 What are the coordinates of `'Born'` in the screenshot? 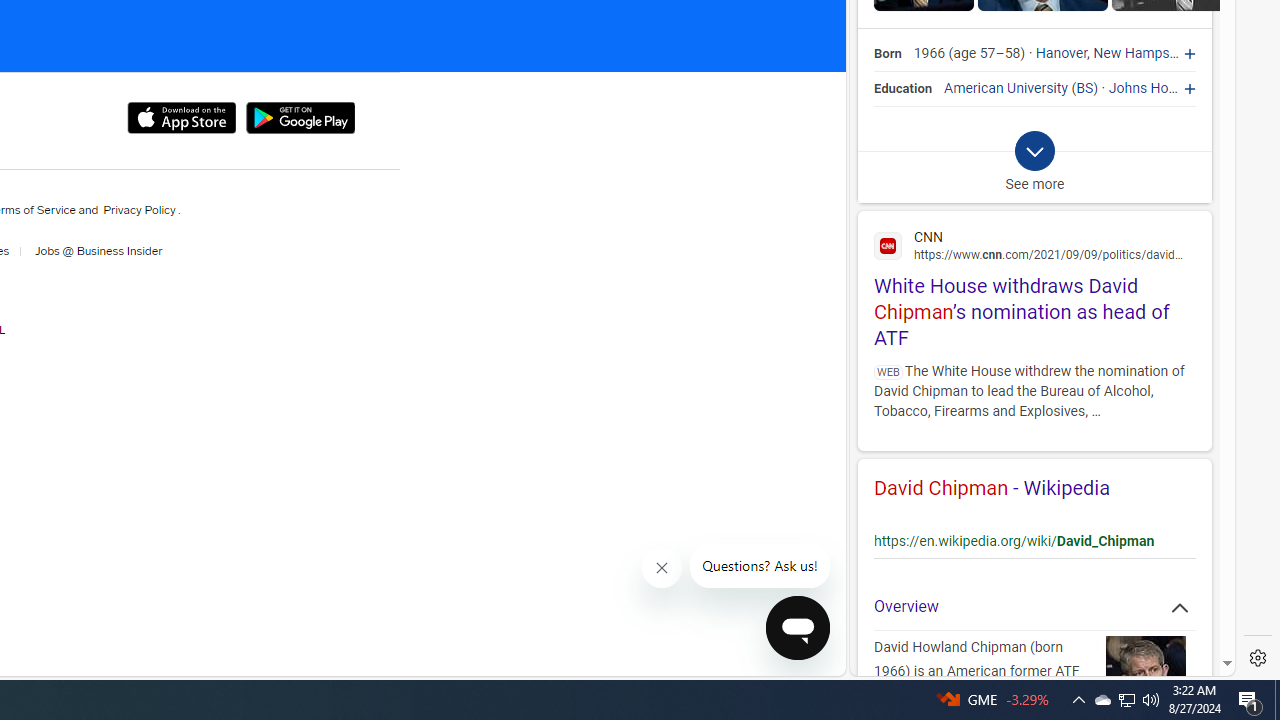 It's located at (887, 53).